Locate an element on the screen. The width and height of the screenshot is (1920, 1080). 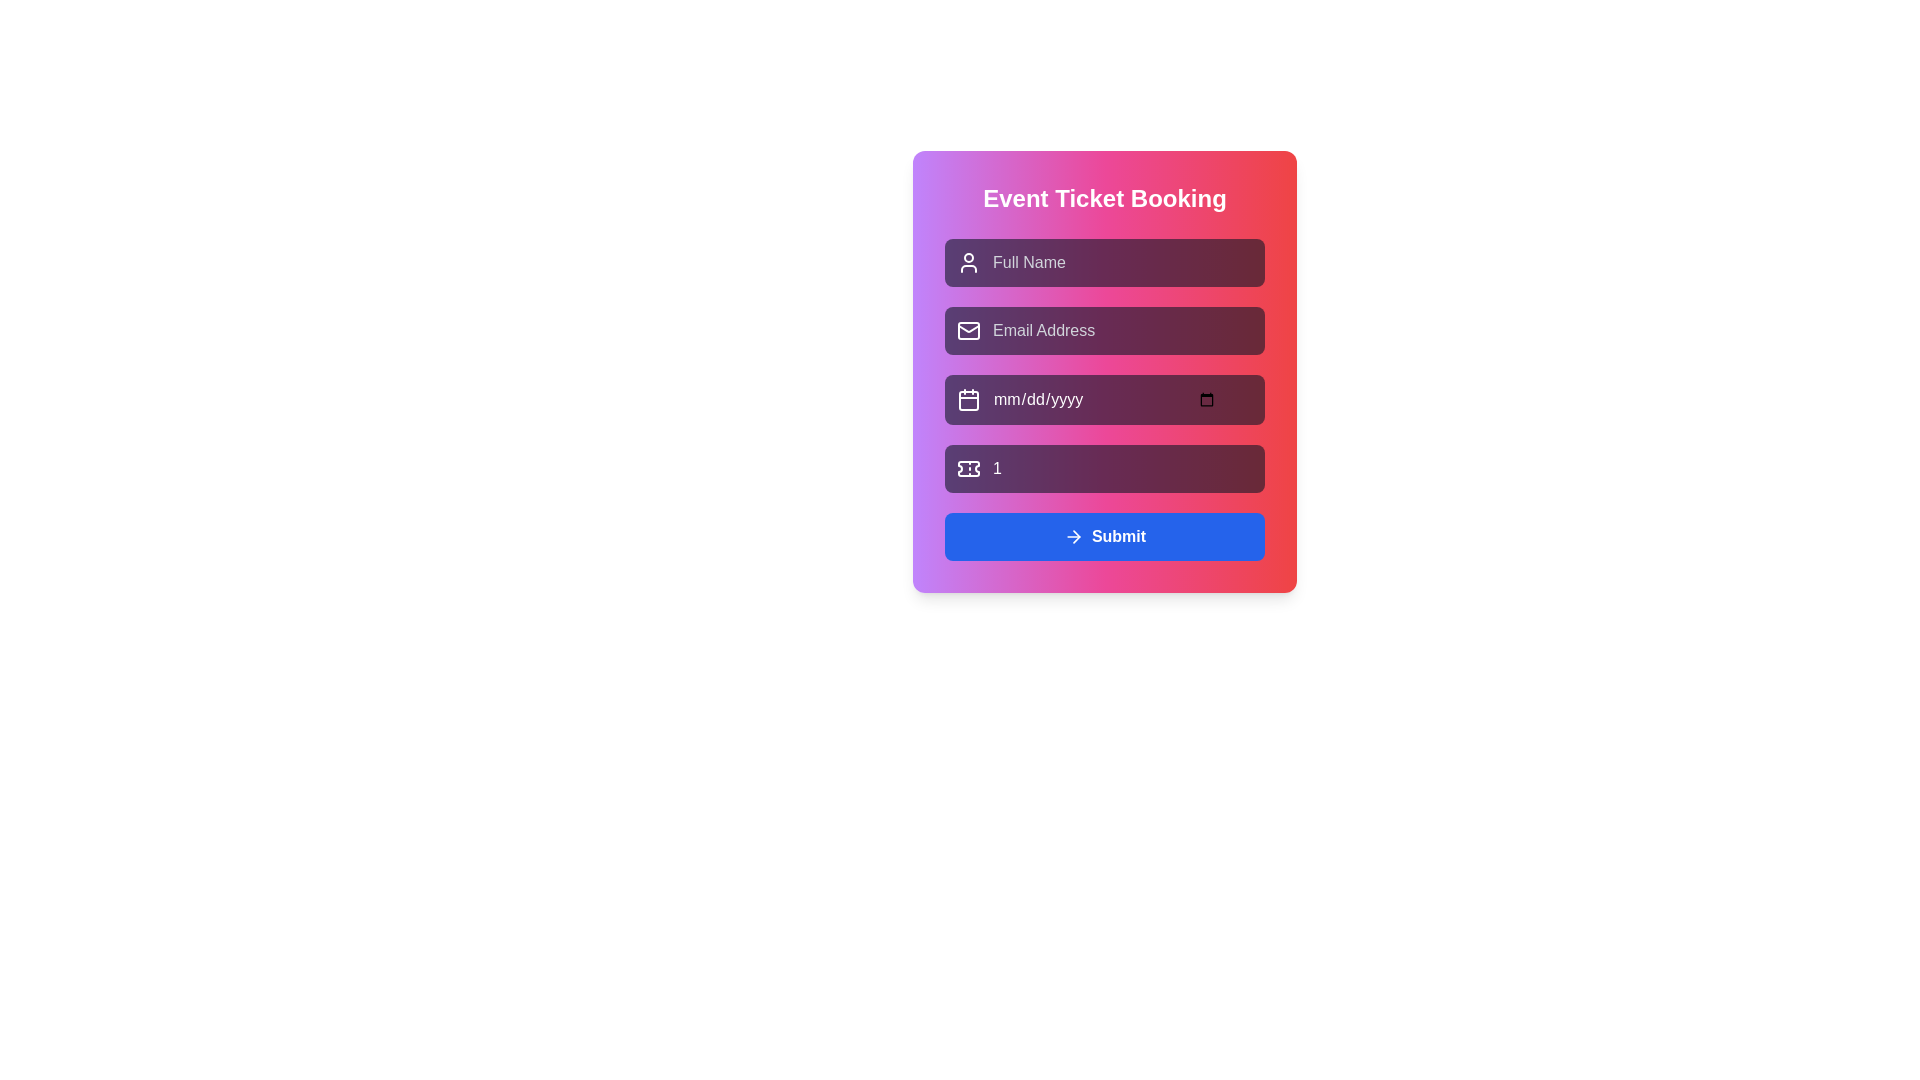
the envelope icon located to the left of the 'Email Address' input field in the 'Event Ticket Booking' form, which visually represents the email concept is located at coordinates (969, 330).